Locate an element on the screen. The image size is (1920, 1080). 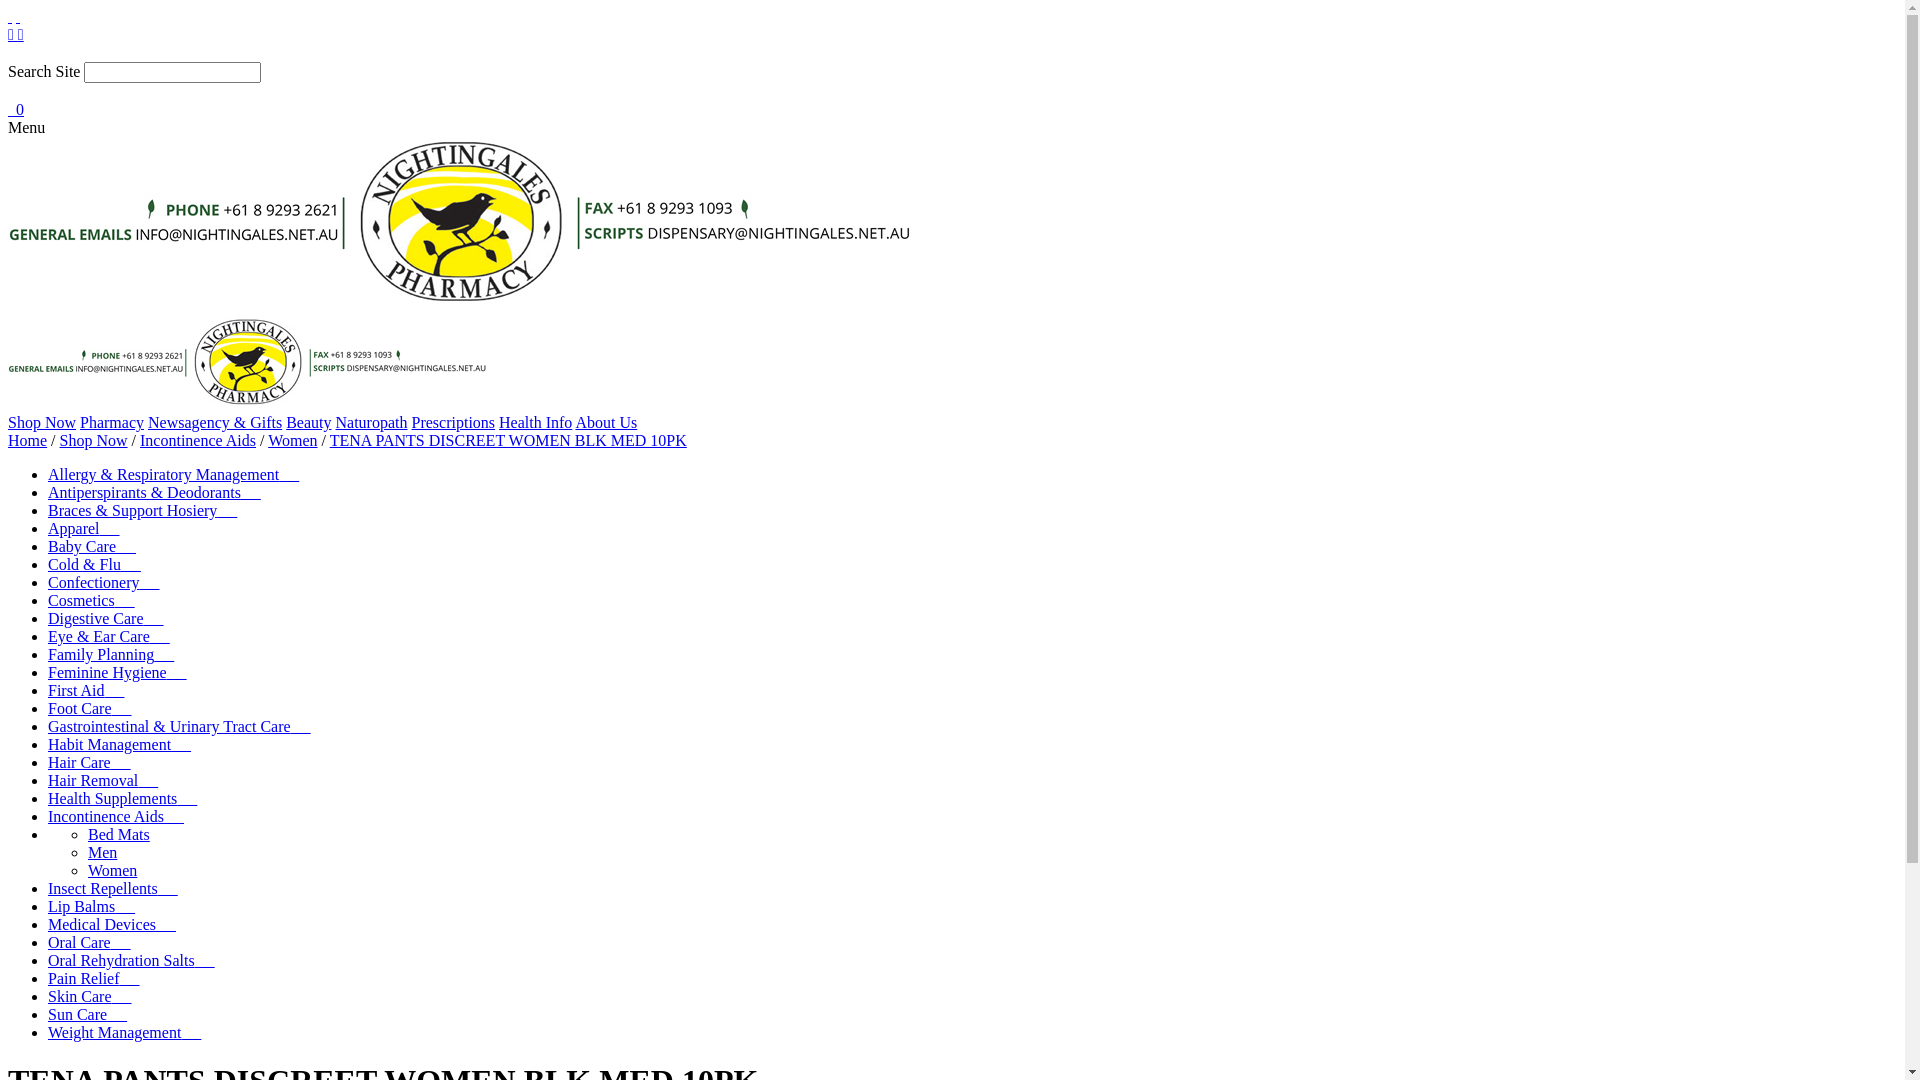
'Gastrointestinal & Urinary Tract Care     ' is located at coordinates (179, 726).